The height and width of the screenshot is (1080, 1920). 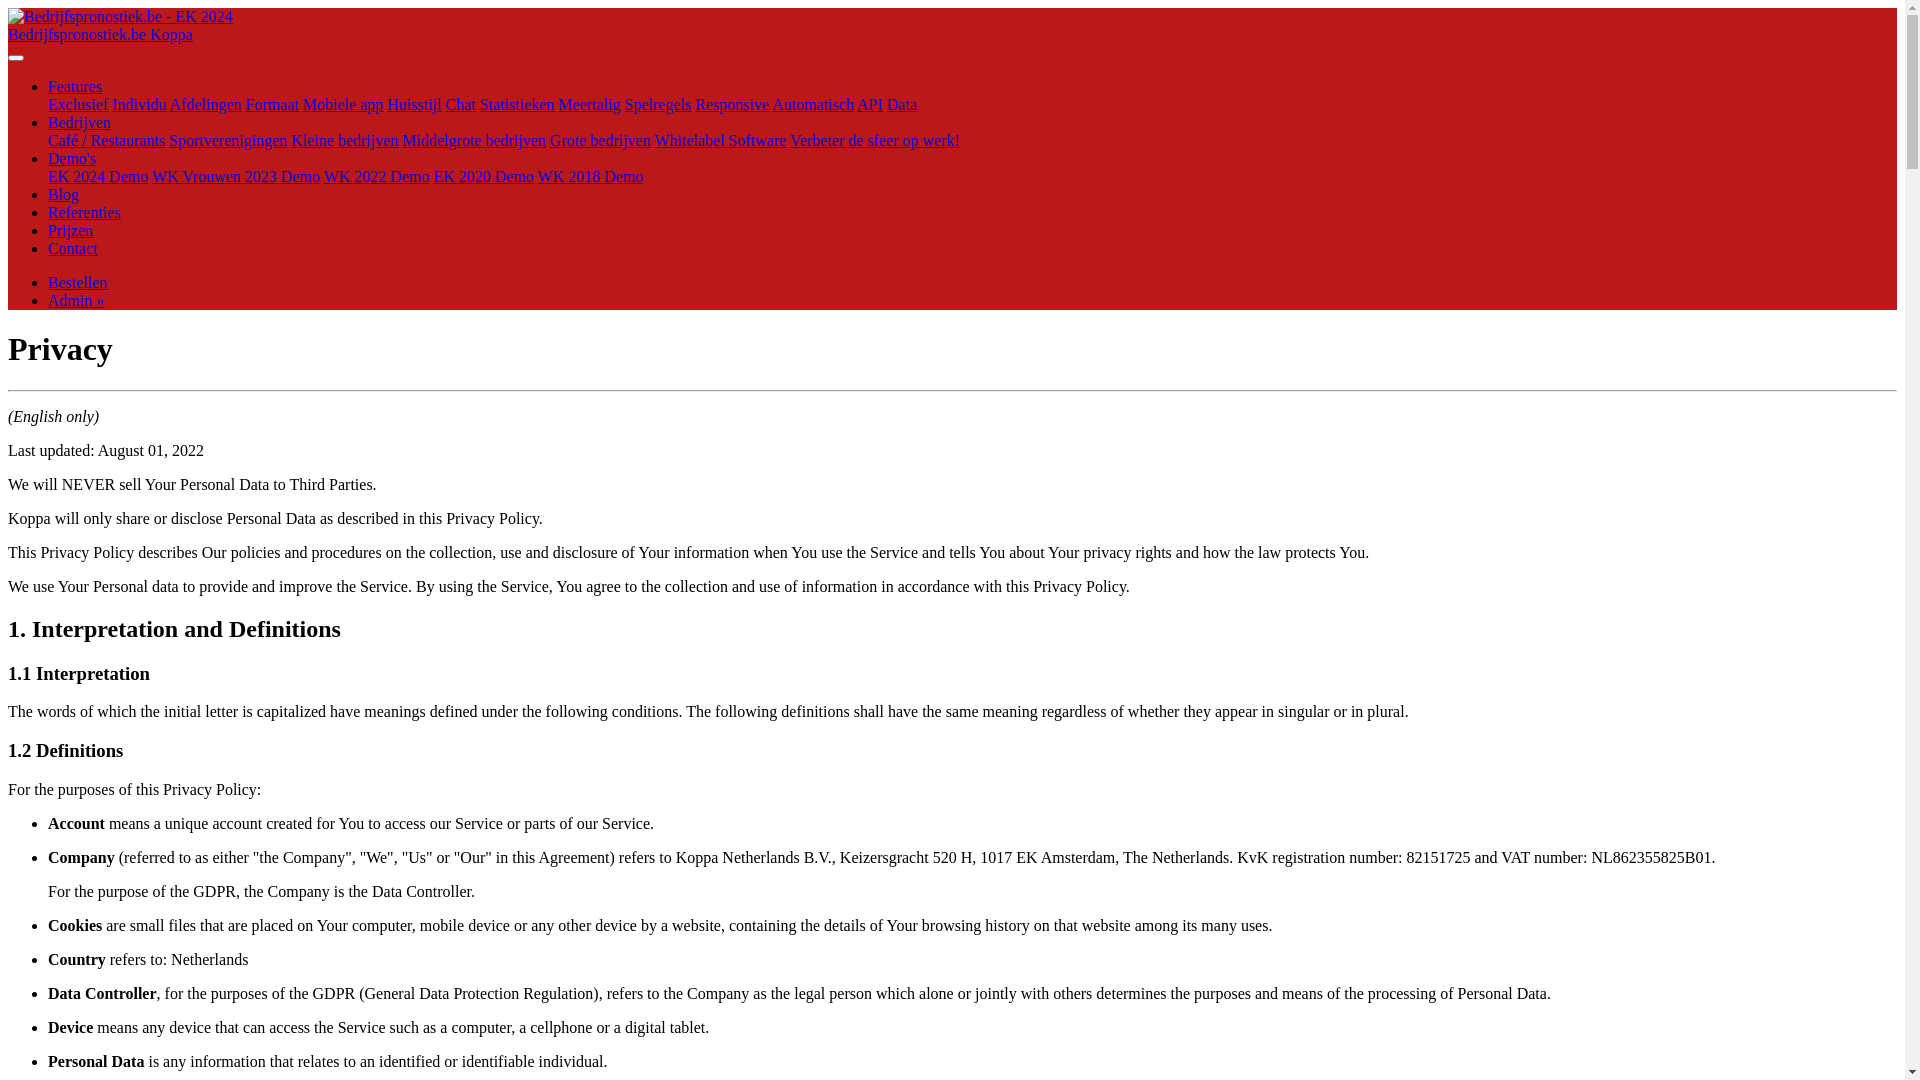 What do you see at coordinates (75, 85) in the screenshot?
I see `'Features'` at bounding box center [75, 85].